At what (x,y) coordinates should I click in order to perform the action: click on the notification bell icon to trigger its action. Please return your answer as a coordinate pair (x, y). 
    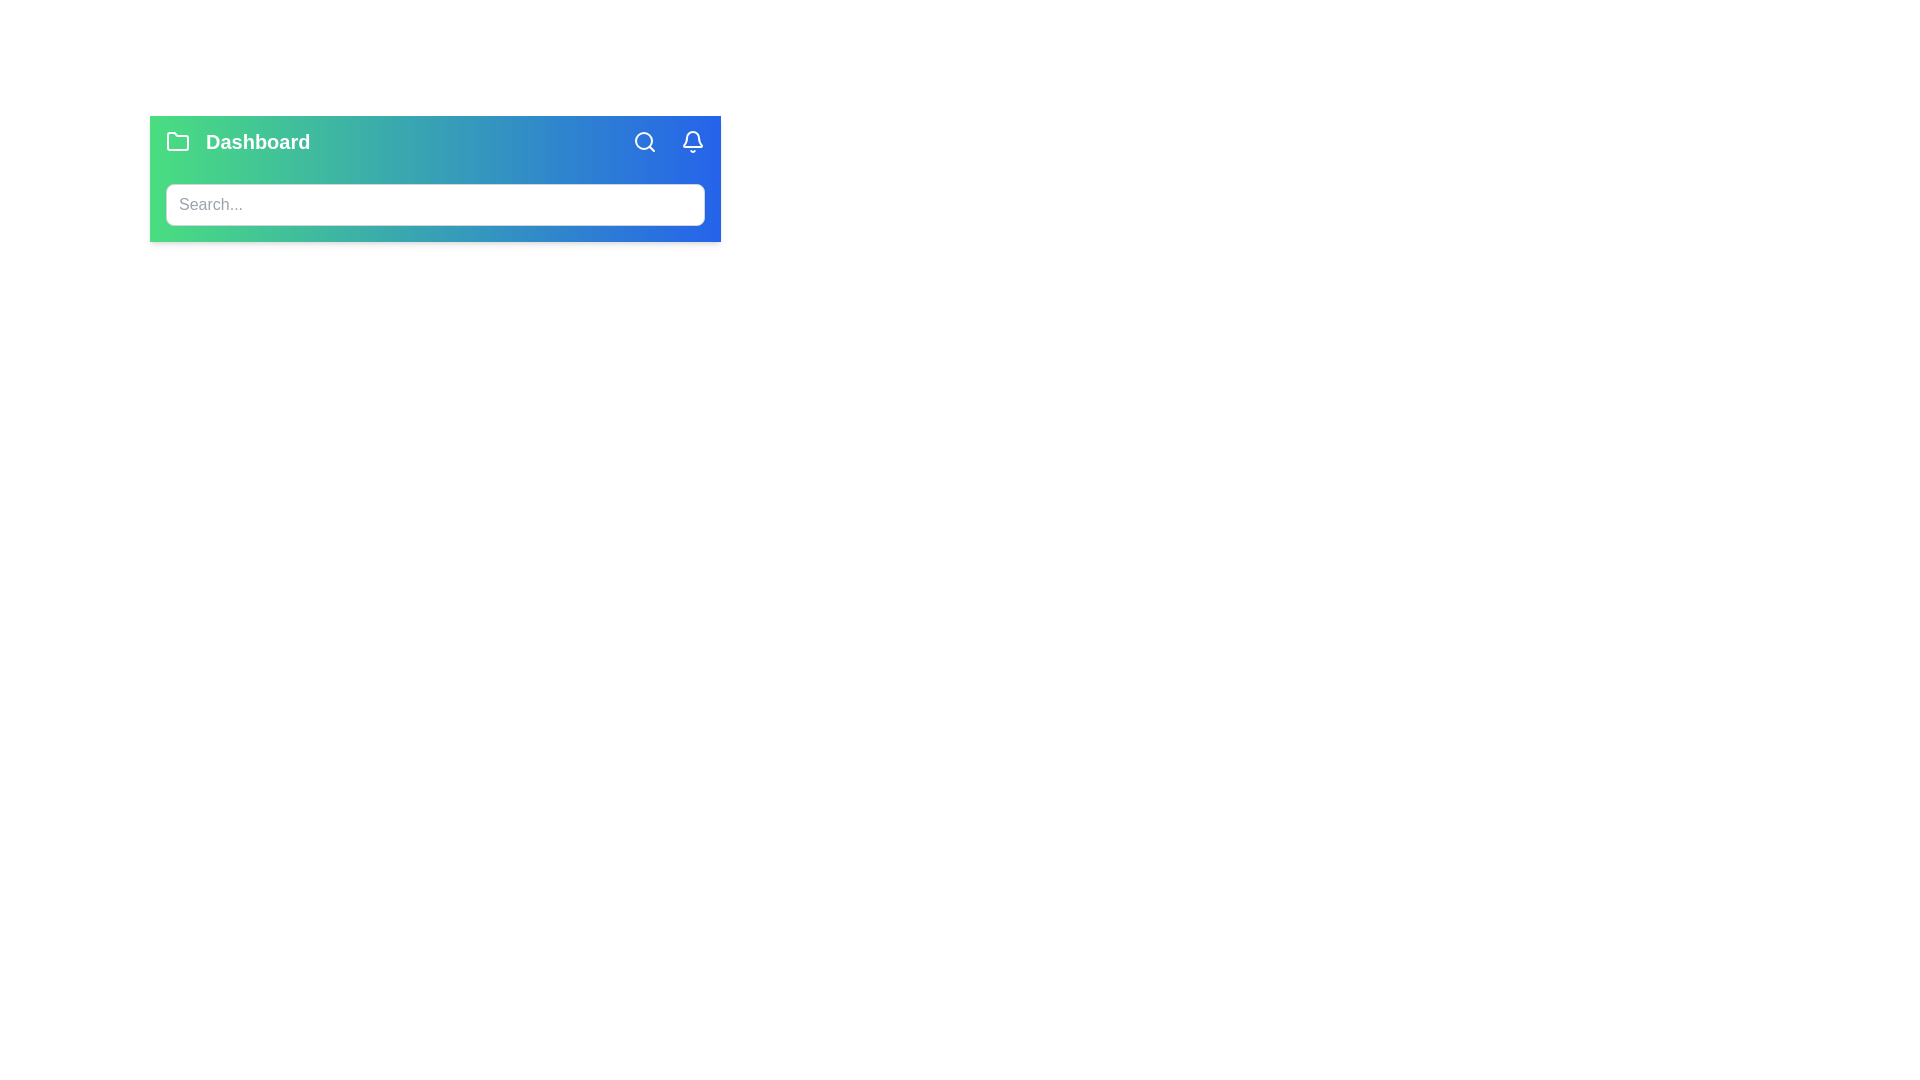
    Looking at the image, I should click on (692, 141).